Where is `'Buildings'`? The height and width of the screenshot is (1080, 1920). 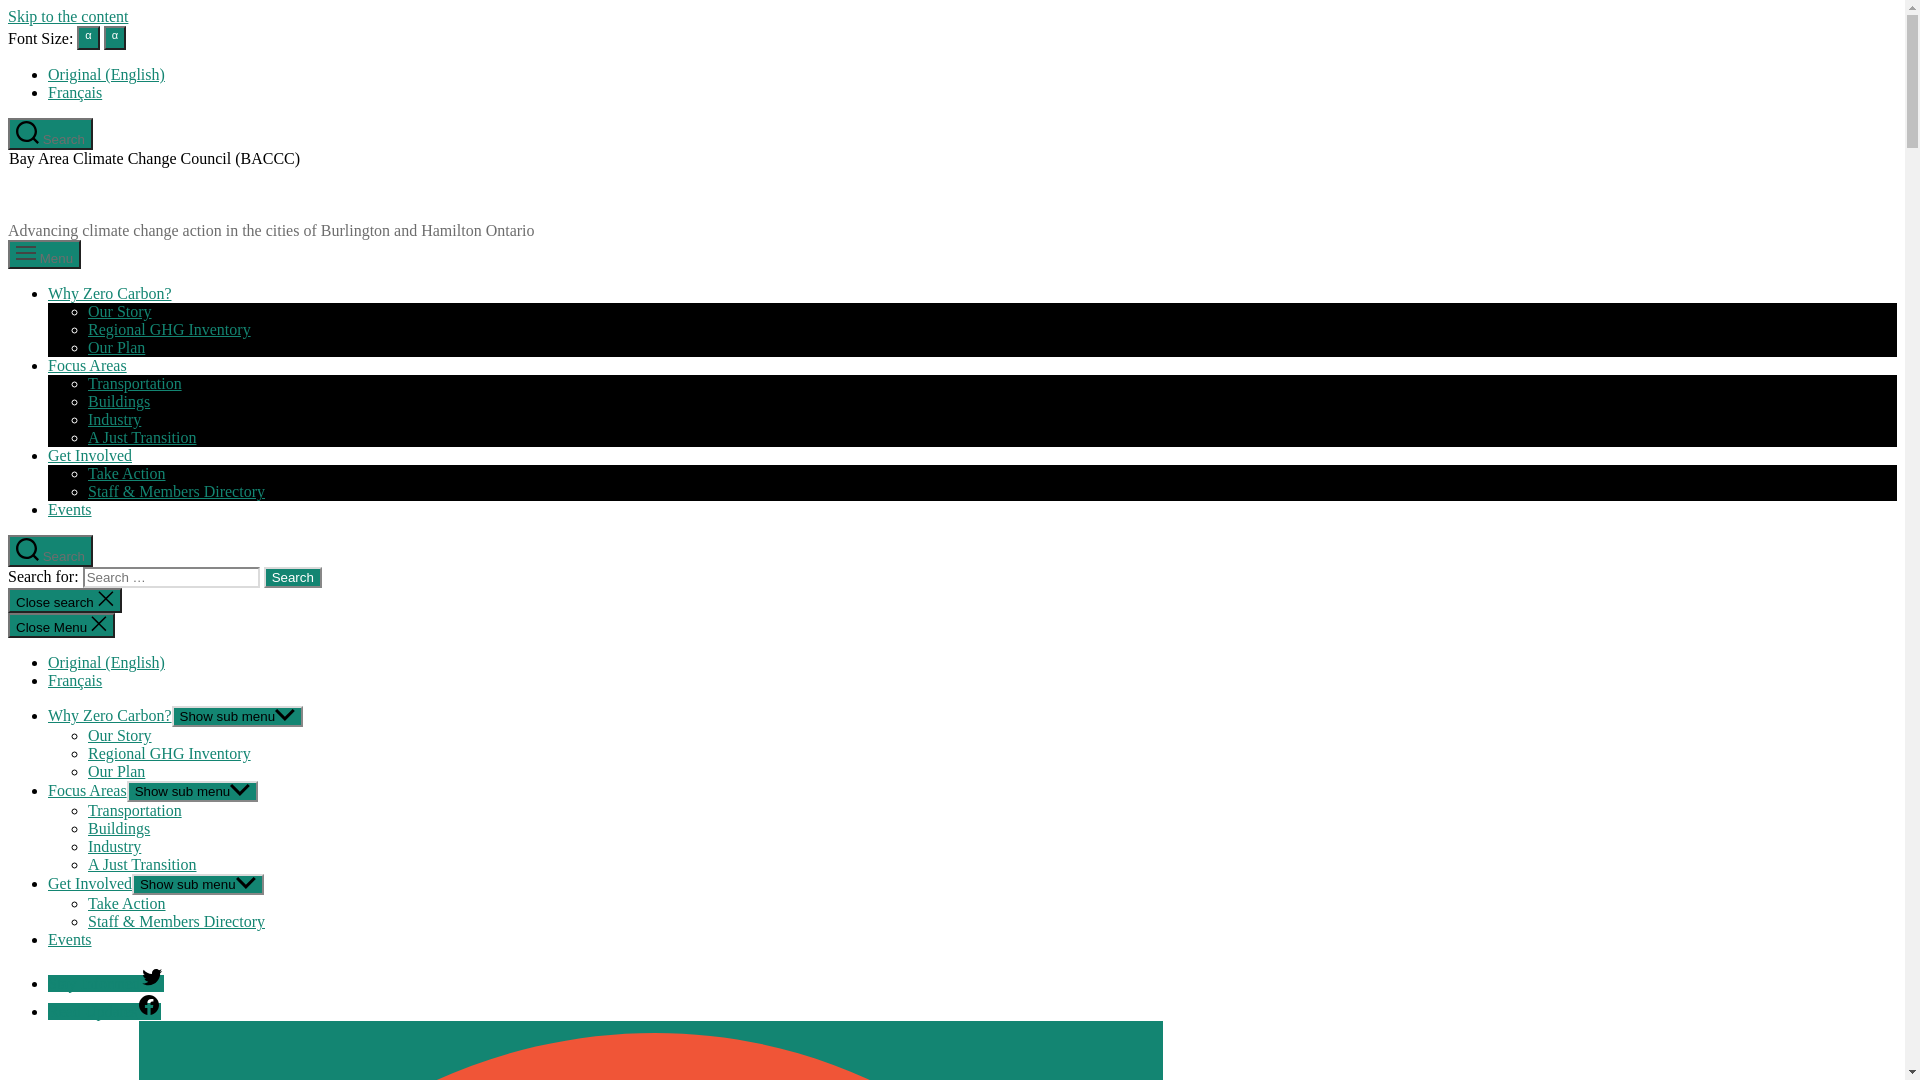 'Buildings' is located at coordinates (118, 828).